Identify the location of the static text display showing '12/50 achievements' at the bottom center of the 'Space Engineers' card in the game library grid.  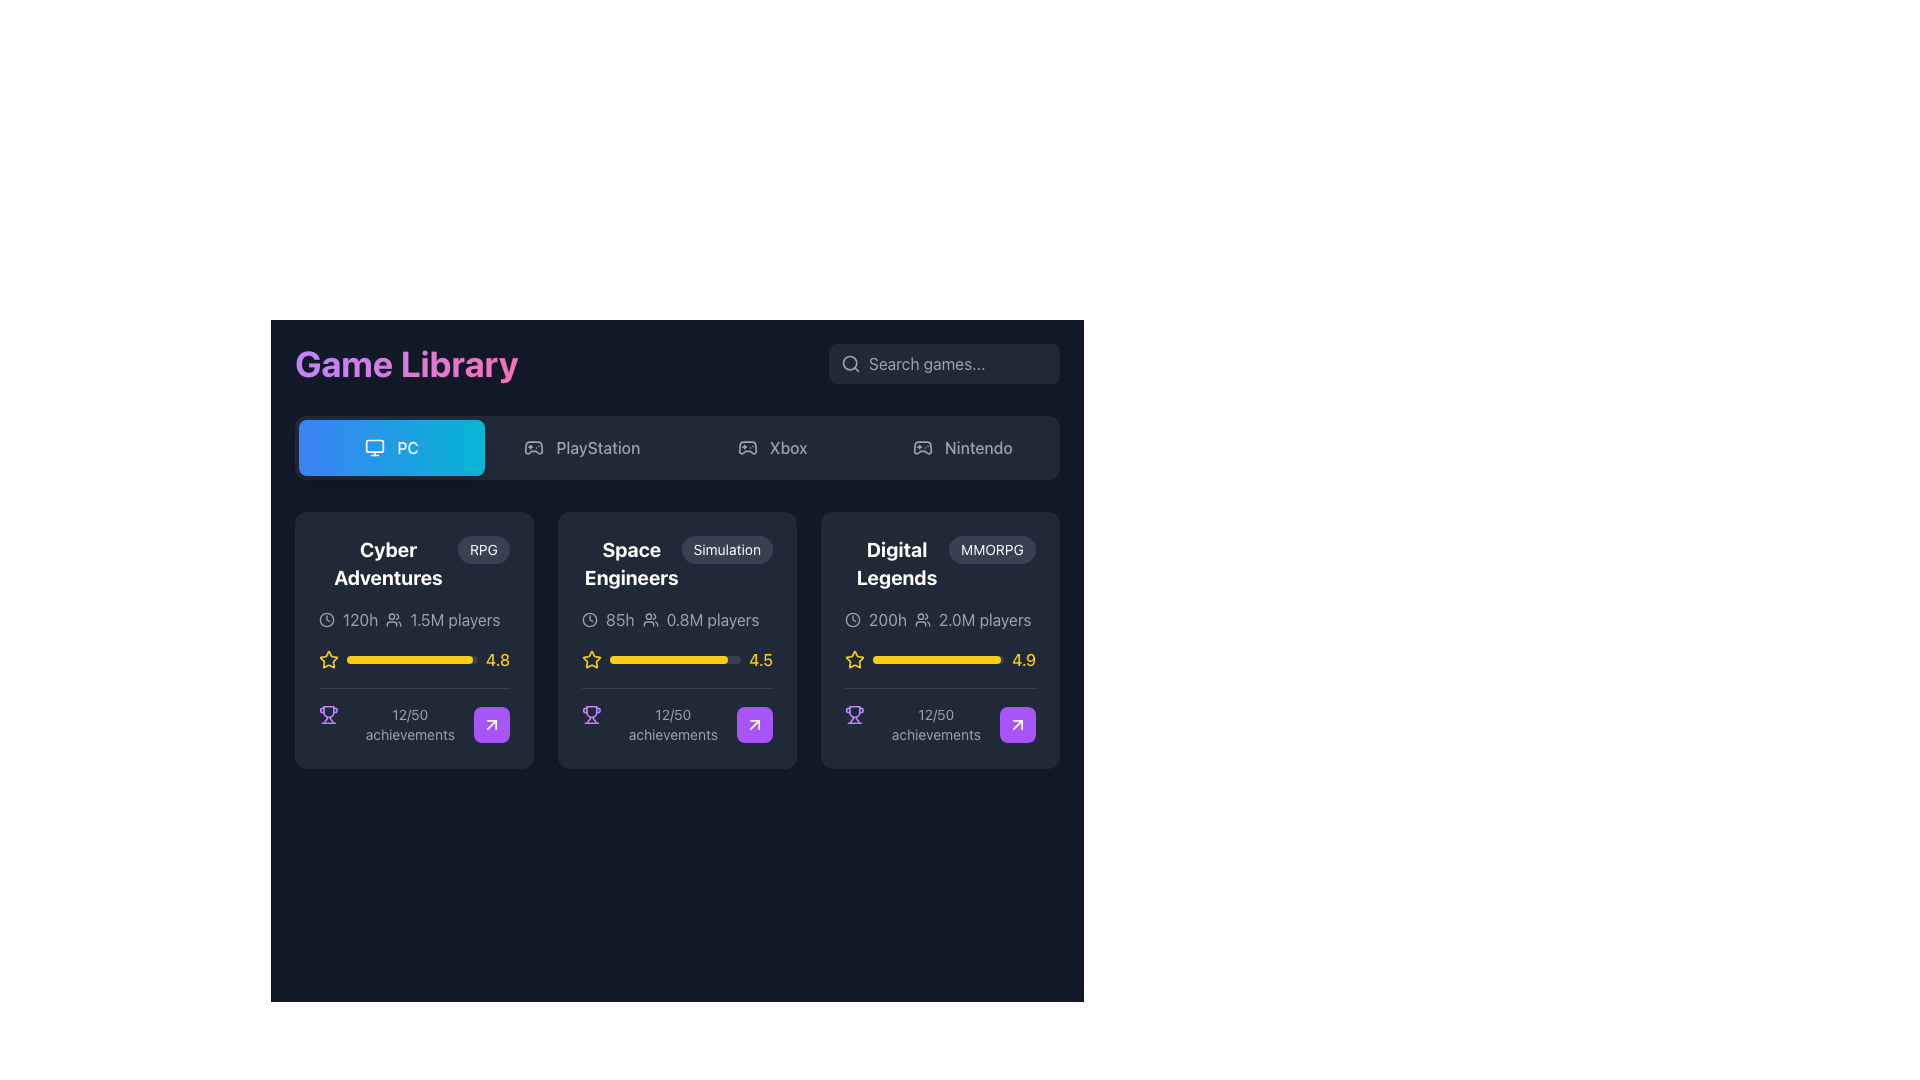
(673, 725).